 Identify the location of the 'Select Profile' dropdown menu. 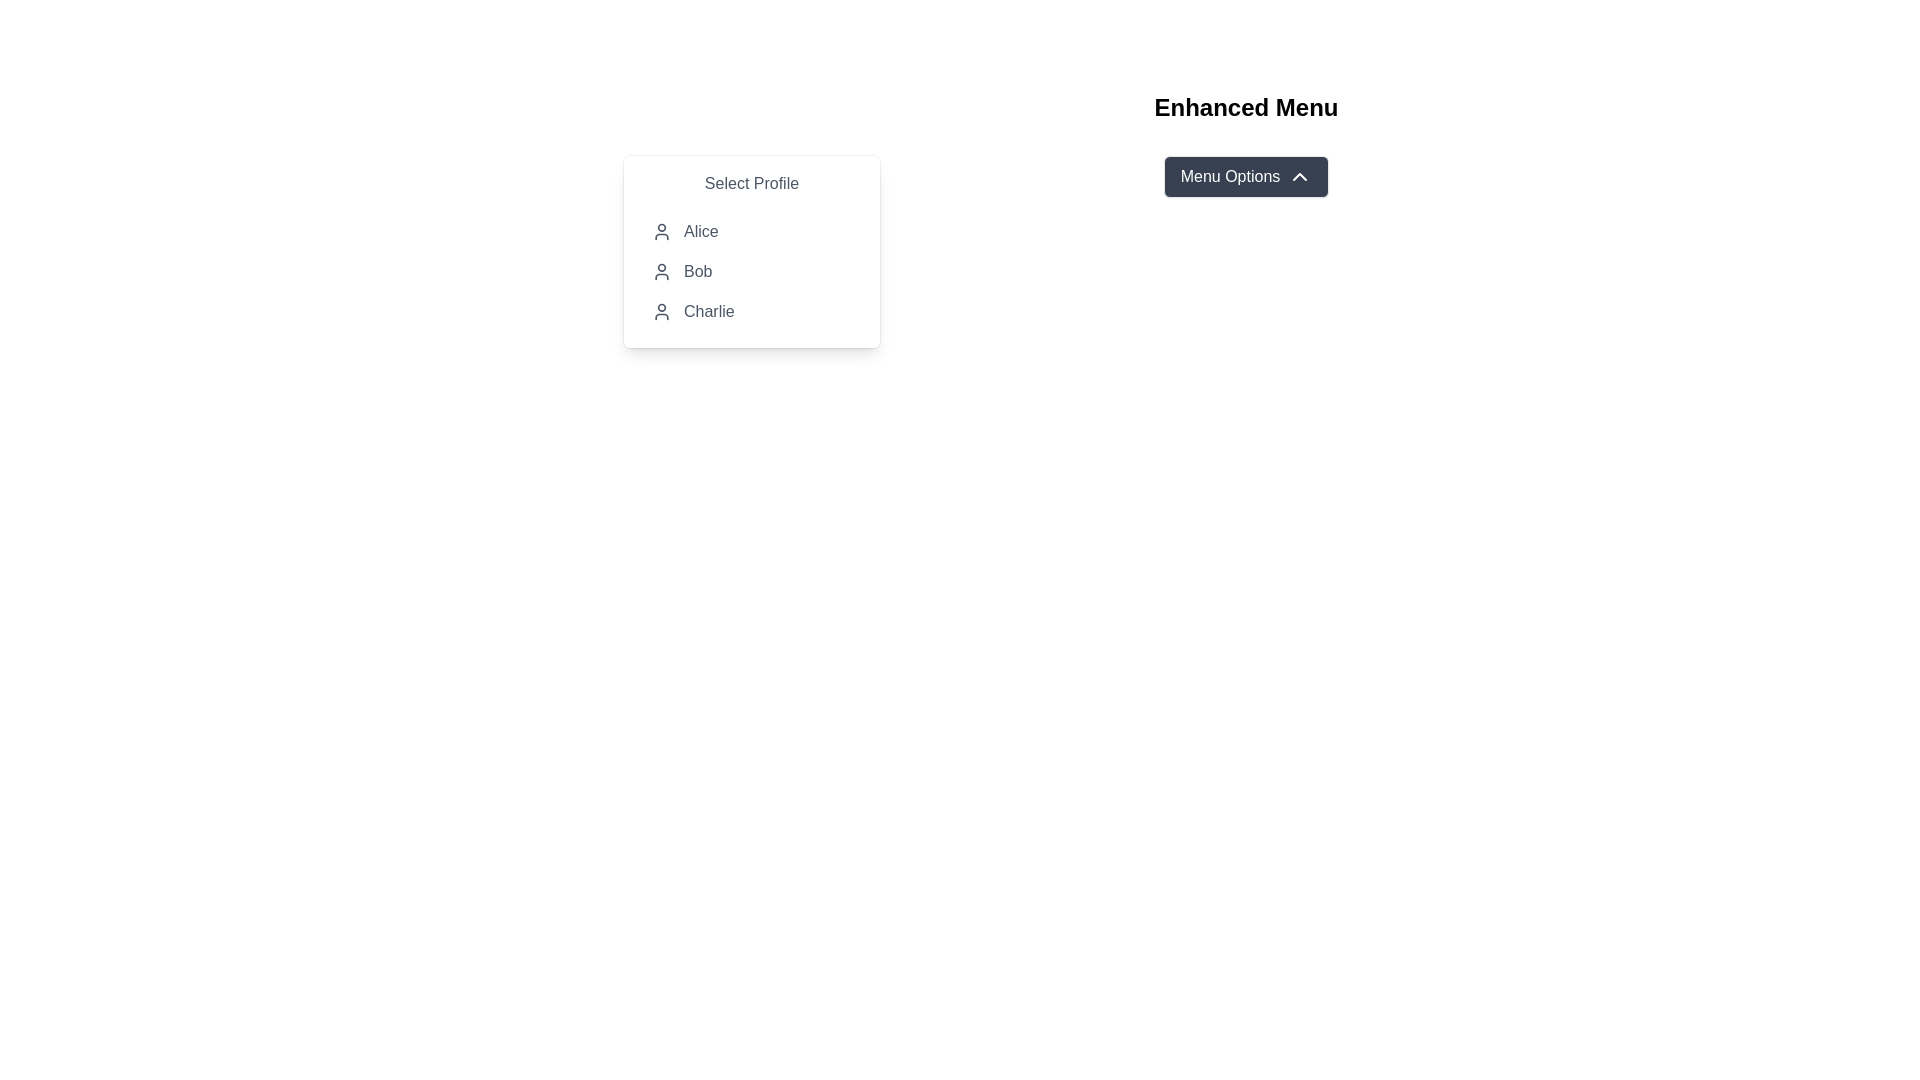
(751, 250).